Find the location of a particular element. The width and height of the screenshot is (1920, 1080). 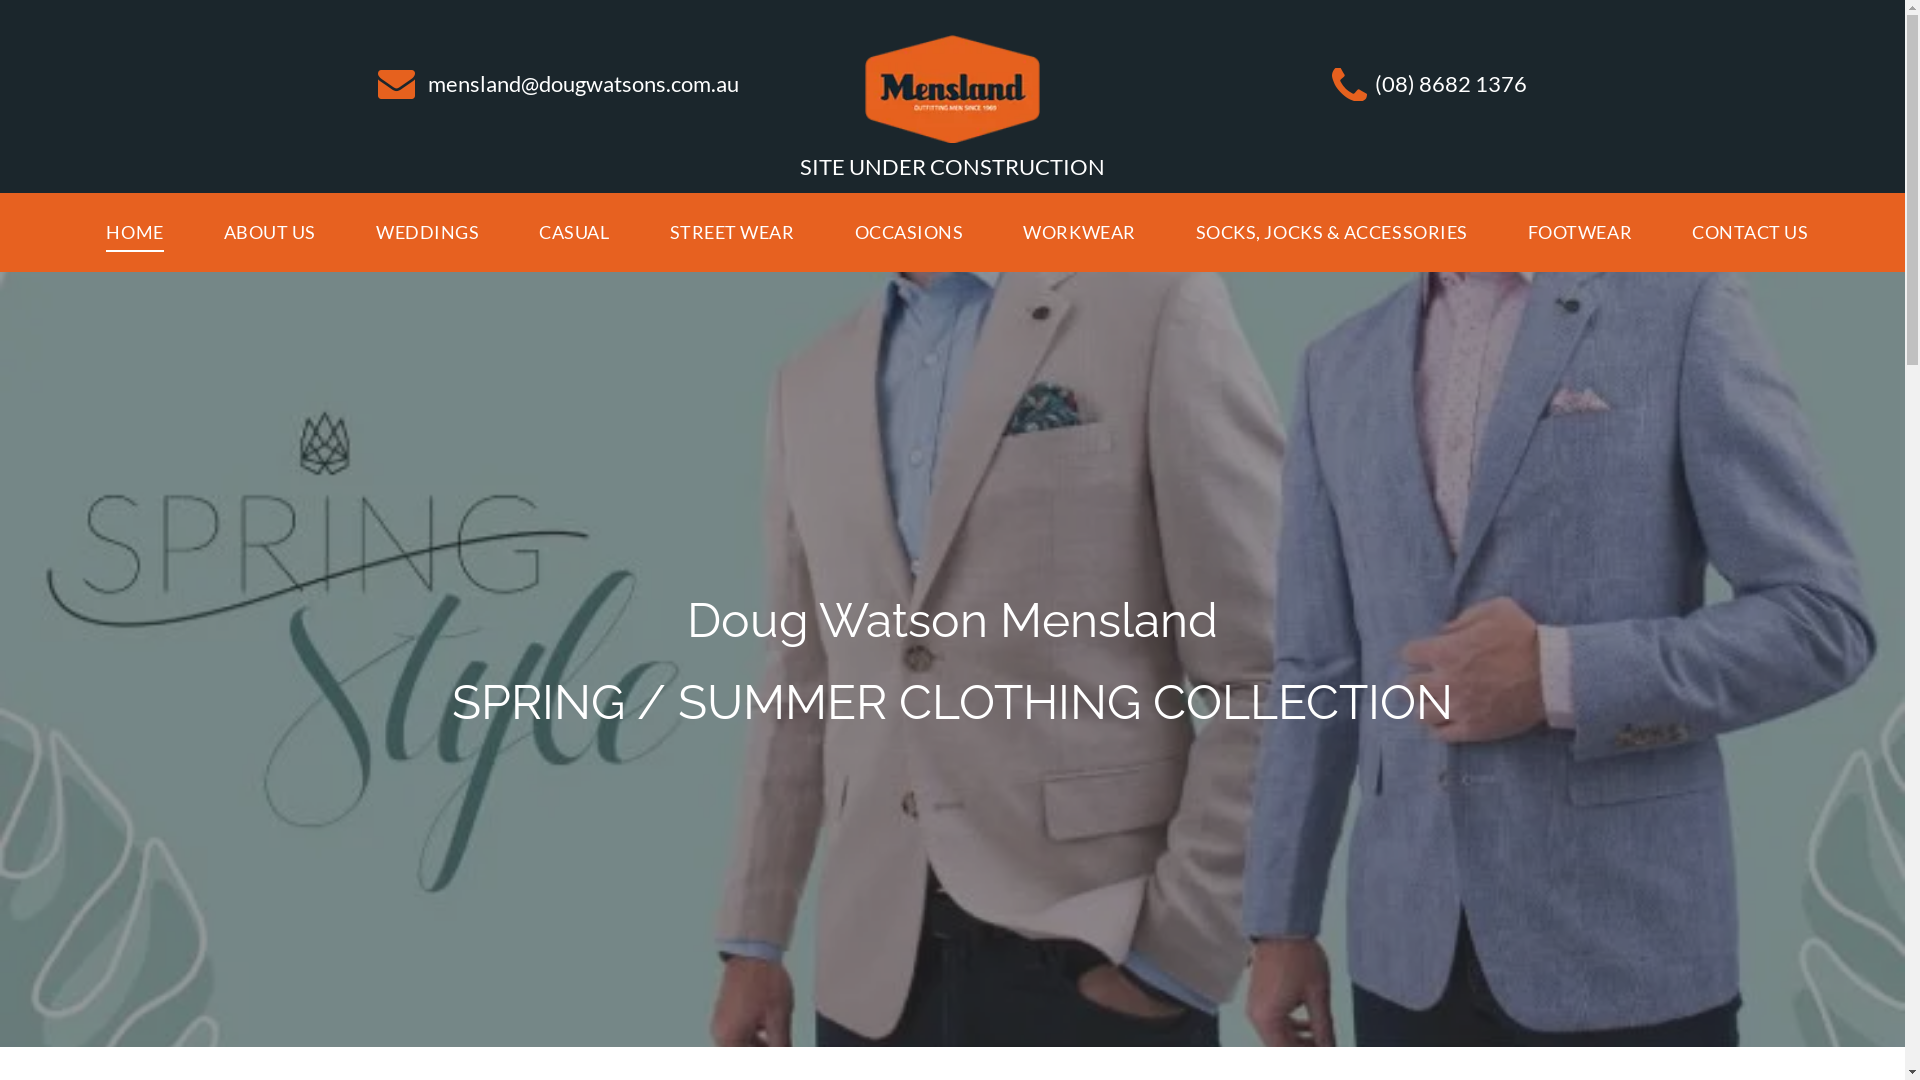

'WORKWEAR' is located at coordinates (1078, 231).